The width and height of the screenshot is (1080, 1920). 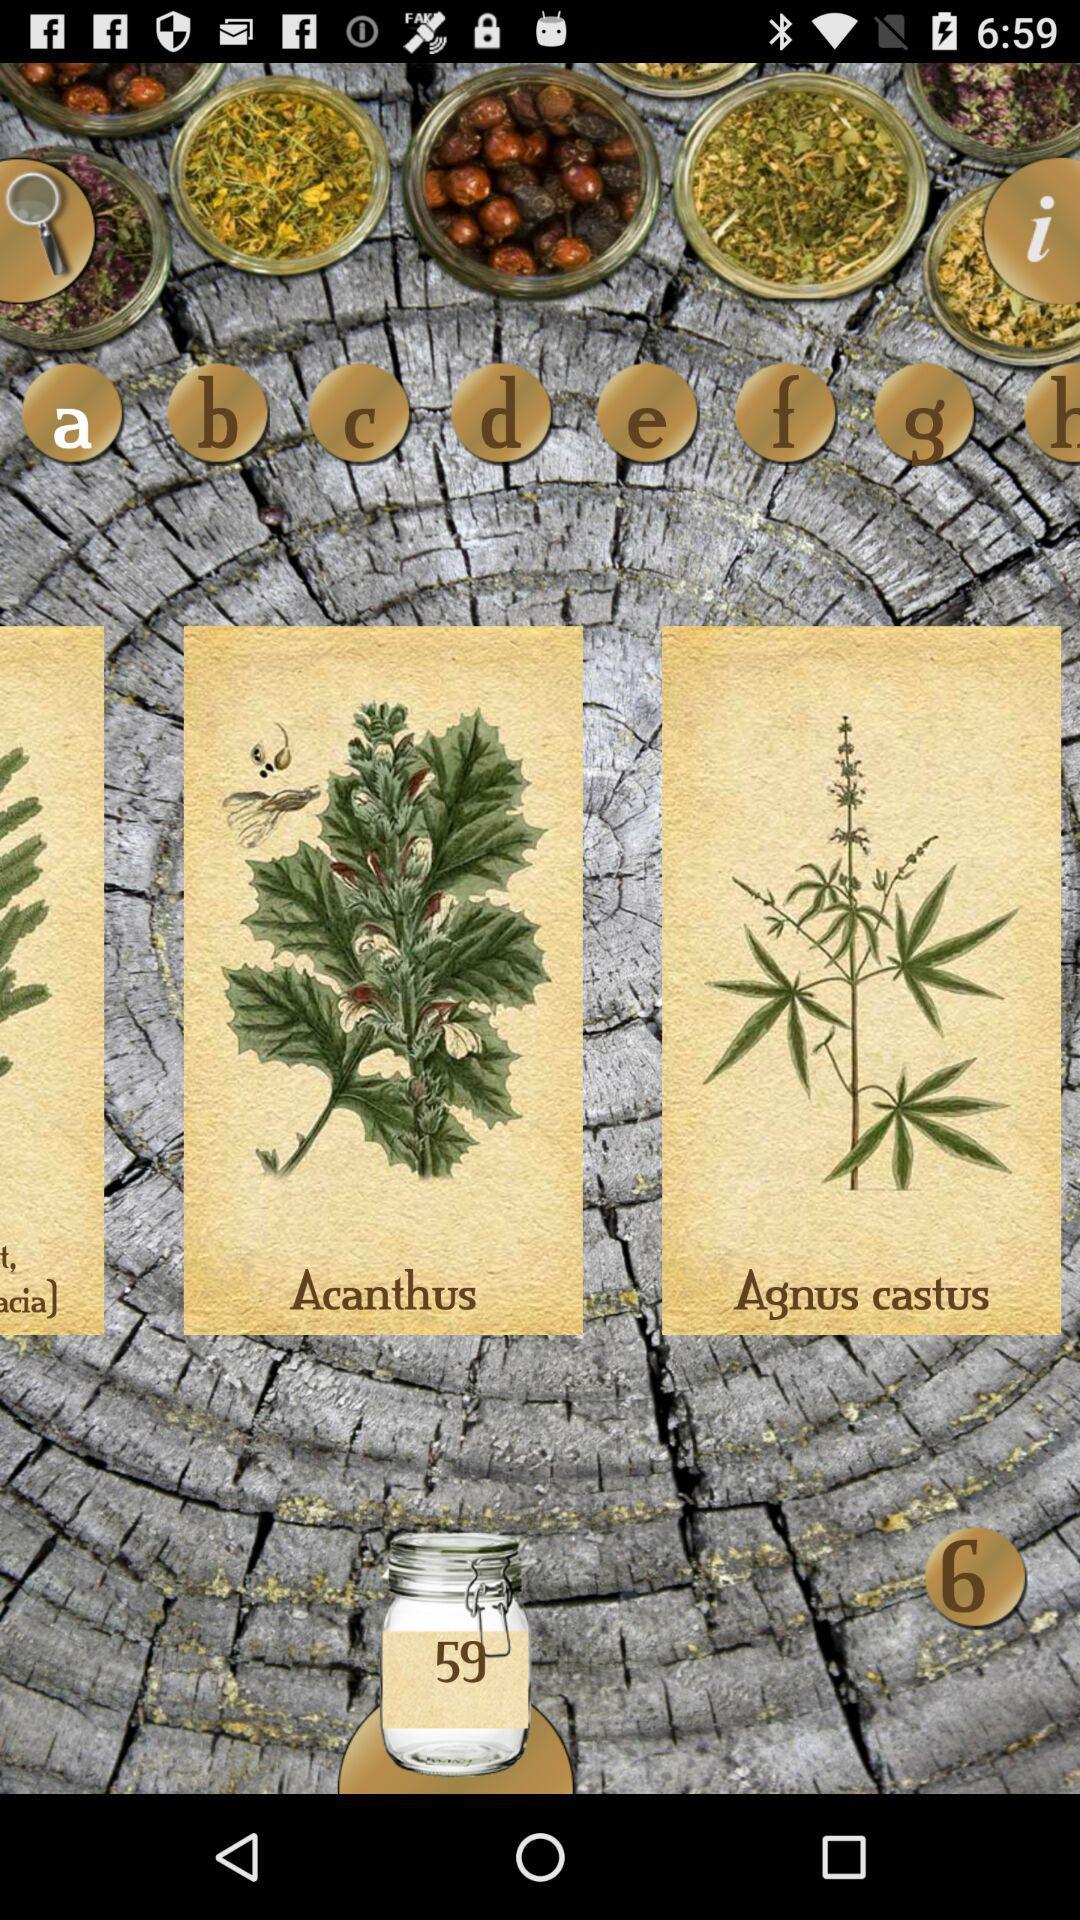 What do you see at coordinates (1029, 245) in the screenshot?
I see `the info icon` at bounding box center [1029, 245].